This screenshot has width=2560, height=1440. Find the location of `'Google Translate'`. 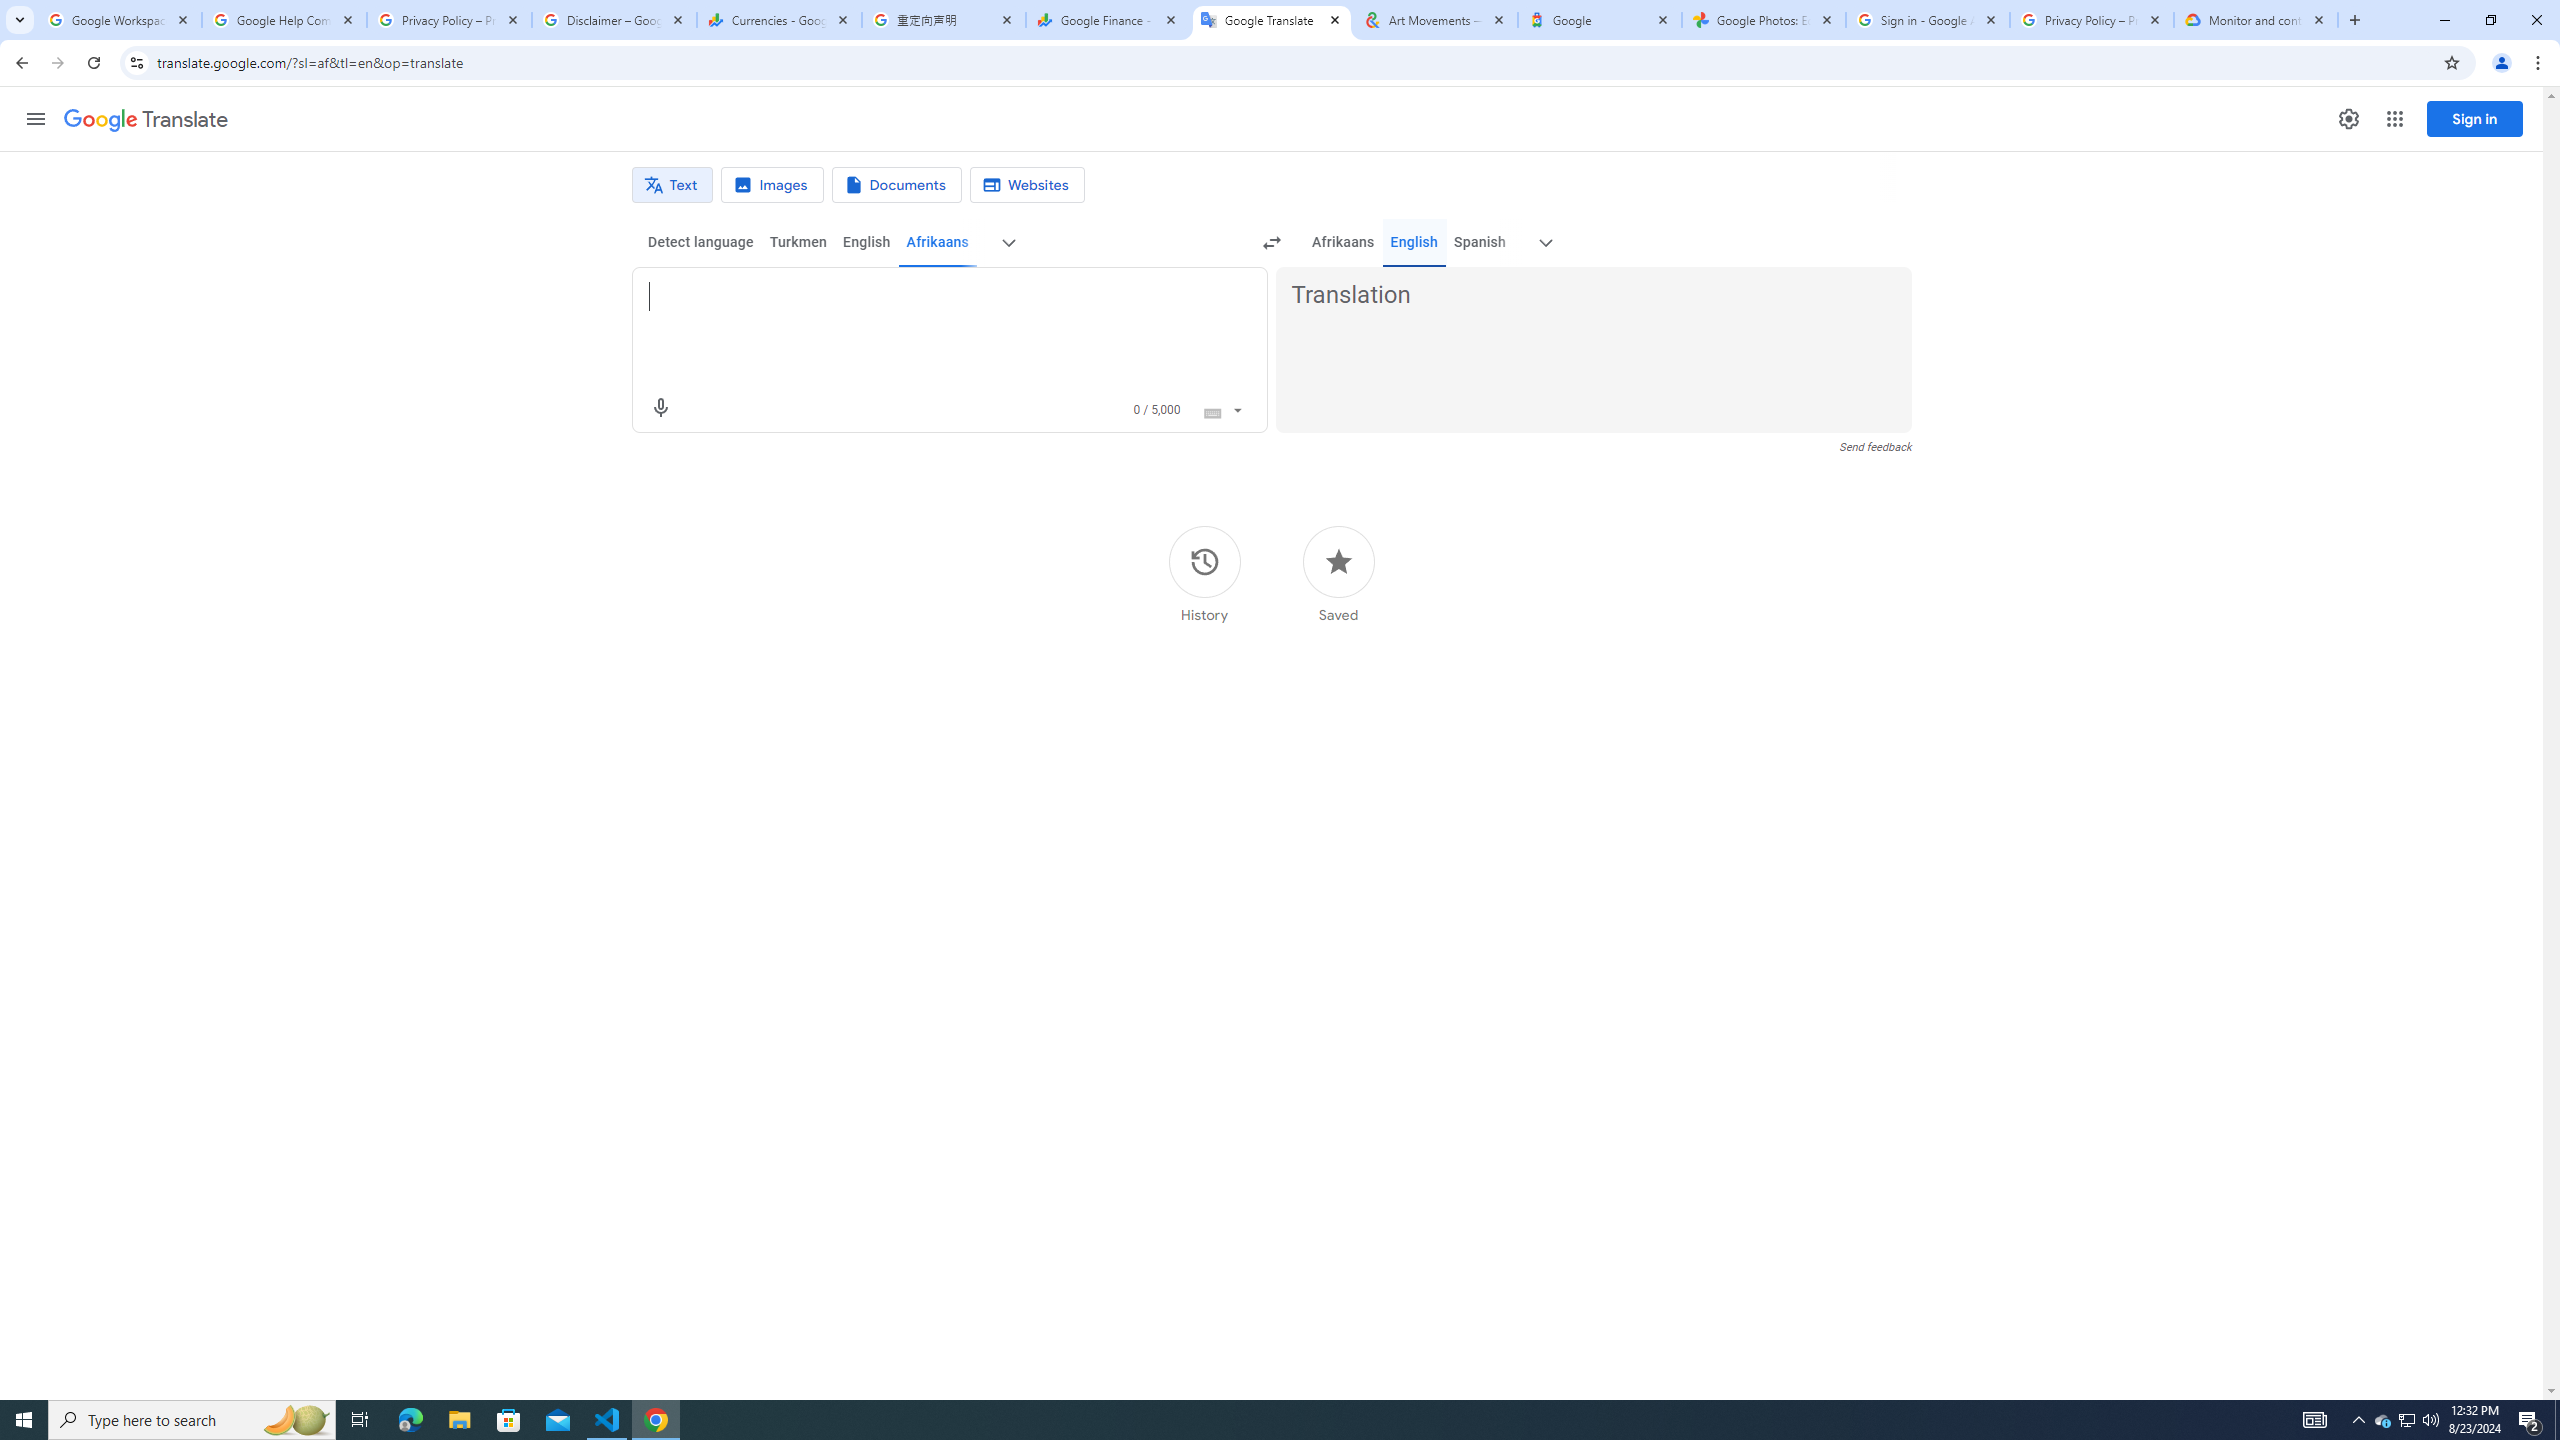

'Google Translate' is located at coordinates (1271, 19).